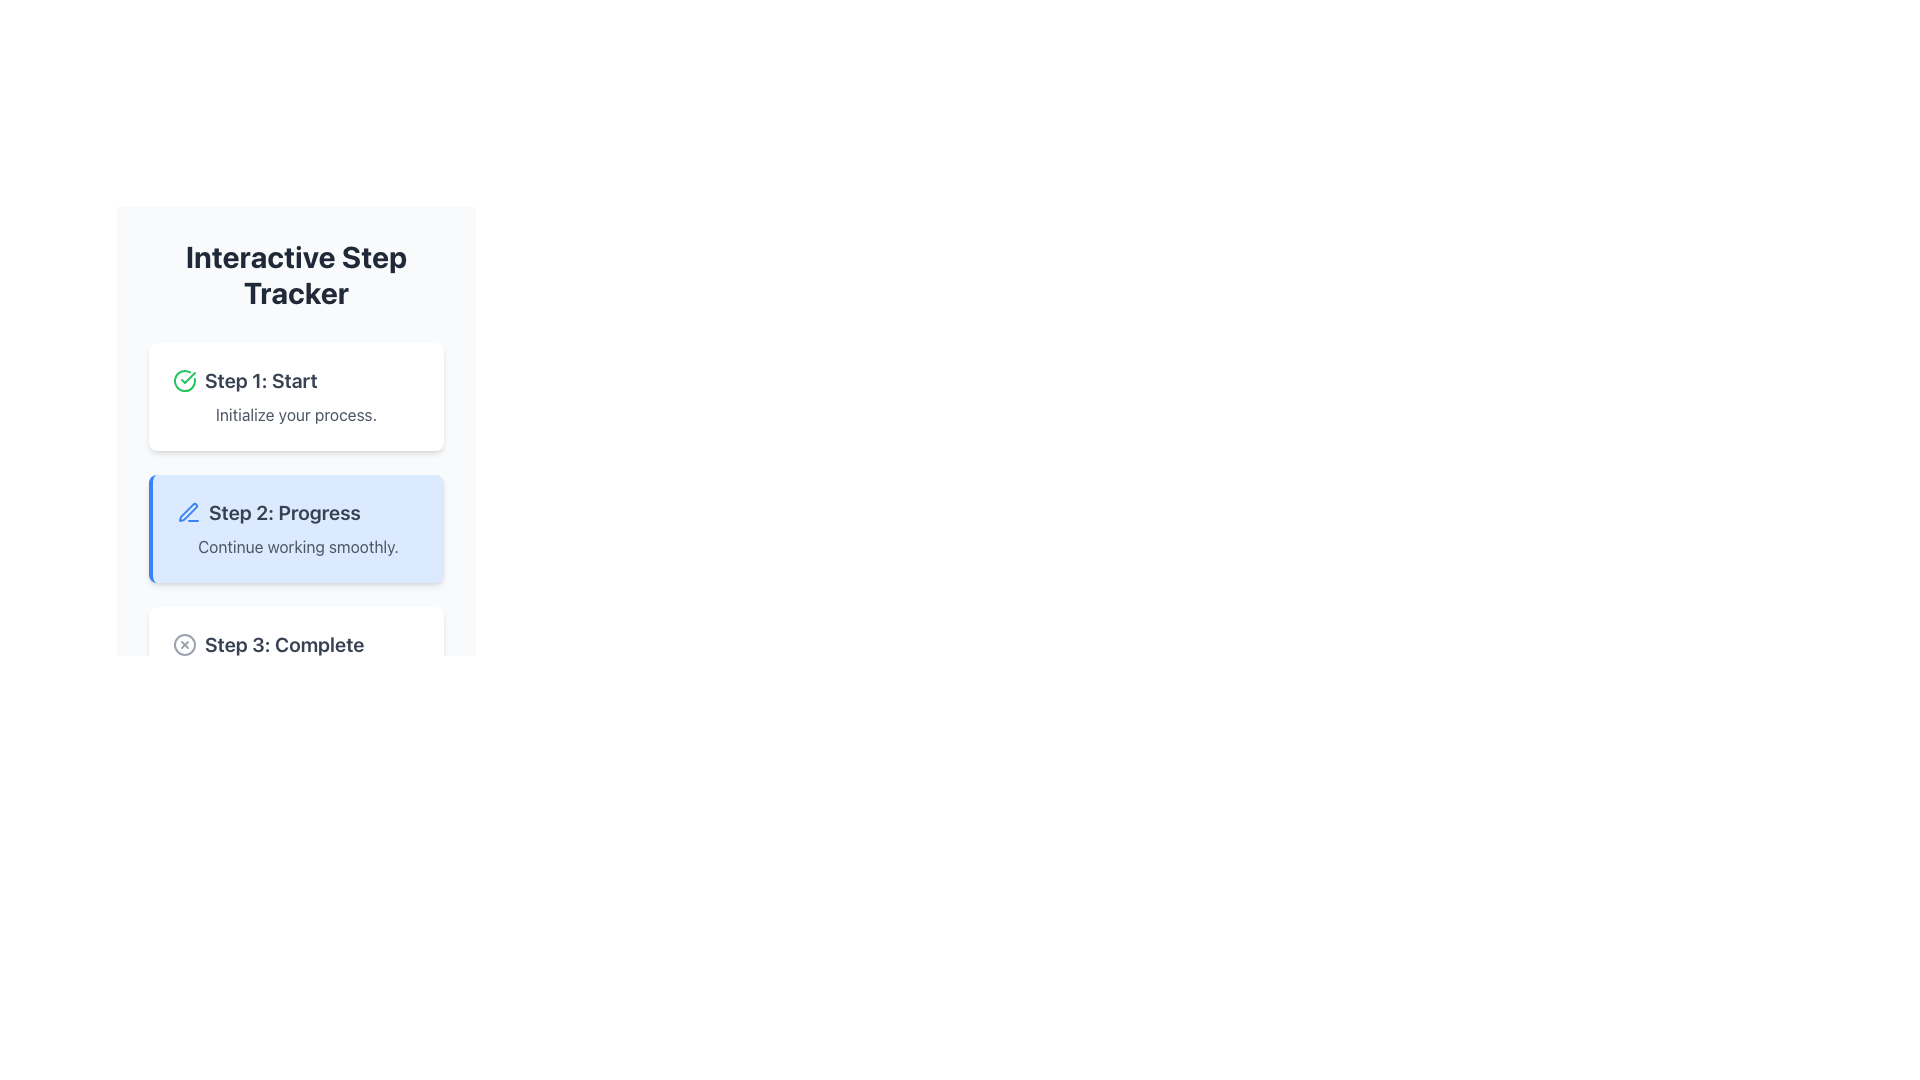 The width and height of the screenshot is (1920, 1080). Describe the element at coordinates (295, 414) in the screenshot. I see `the static text element that provides instructions for 'Step 1: Start', located below the title in the first card of the vertical list of steps` at that location.